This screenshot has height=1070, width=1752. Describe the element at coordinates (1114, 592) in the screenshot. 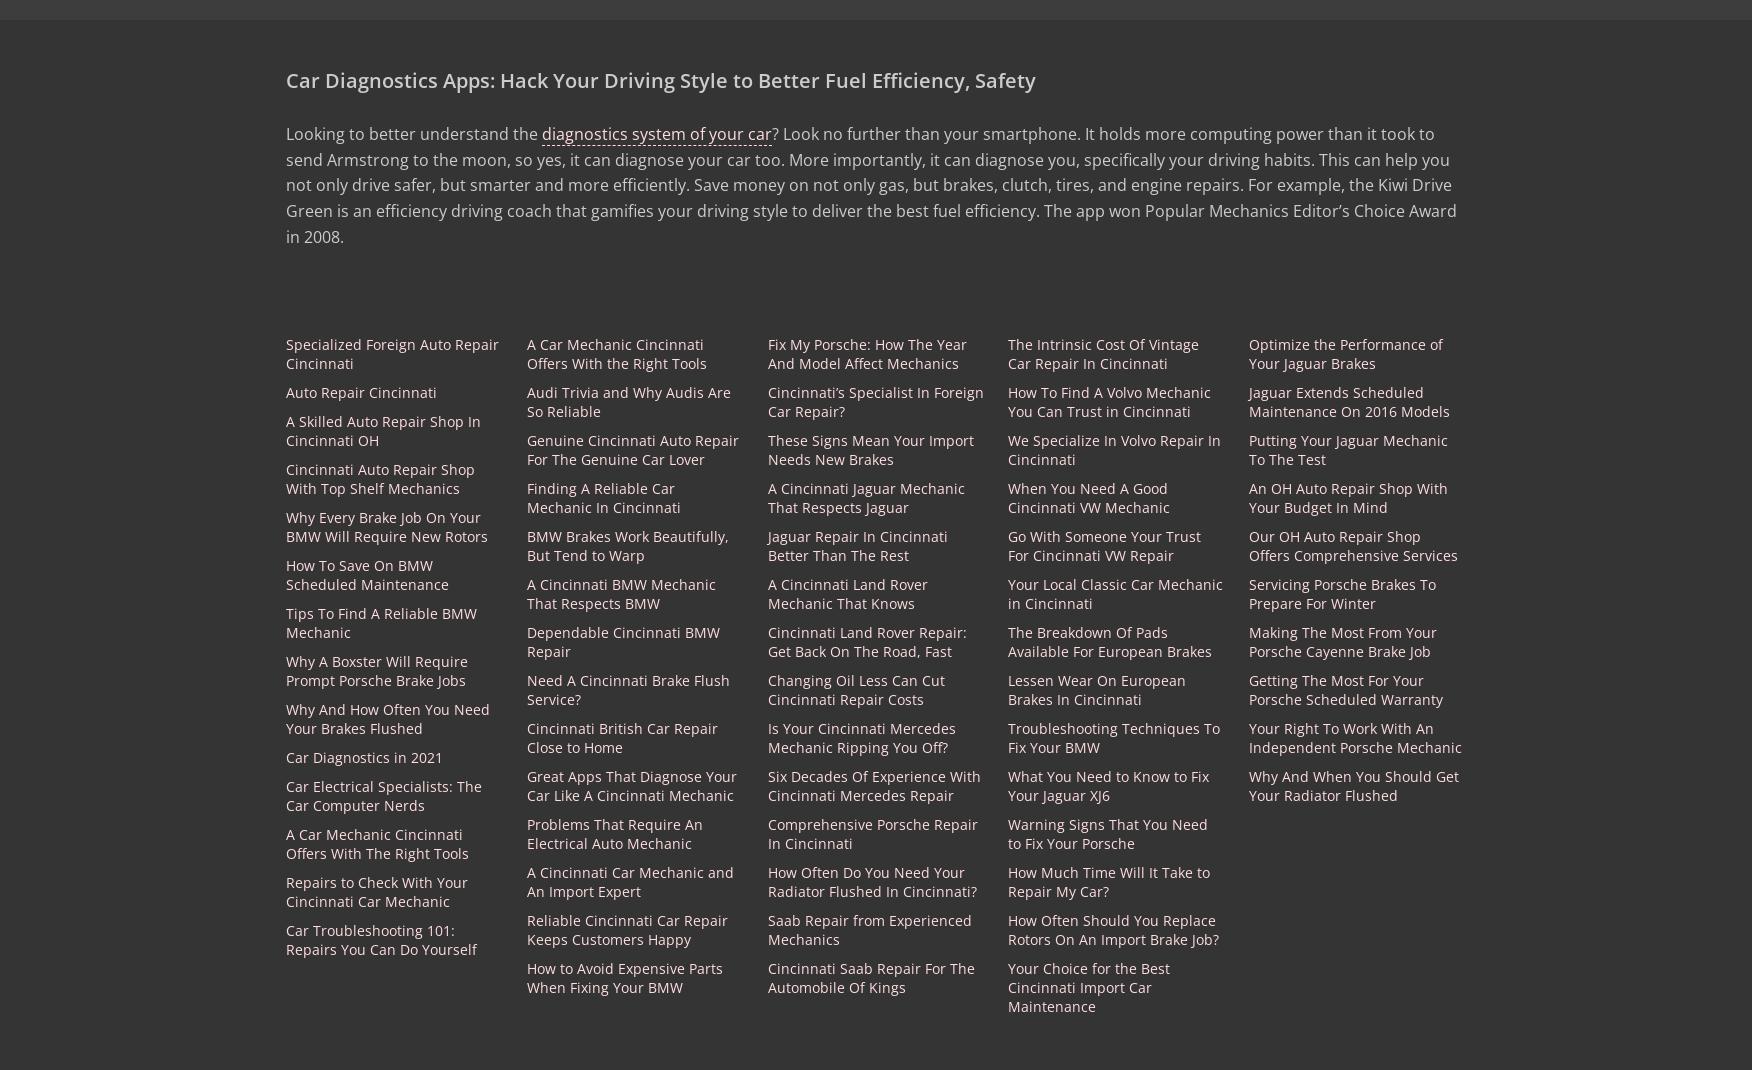

I see `'Your Local Classic Car Mechanic in Cincinnati'` at that location.